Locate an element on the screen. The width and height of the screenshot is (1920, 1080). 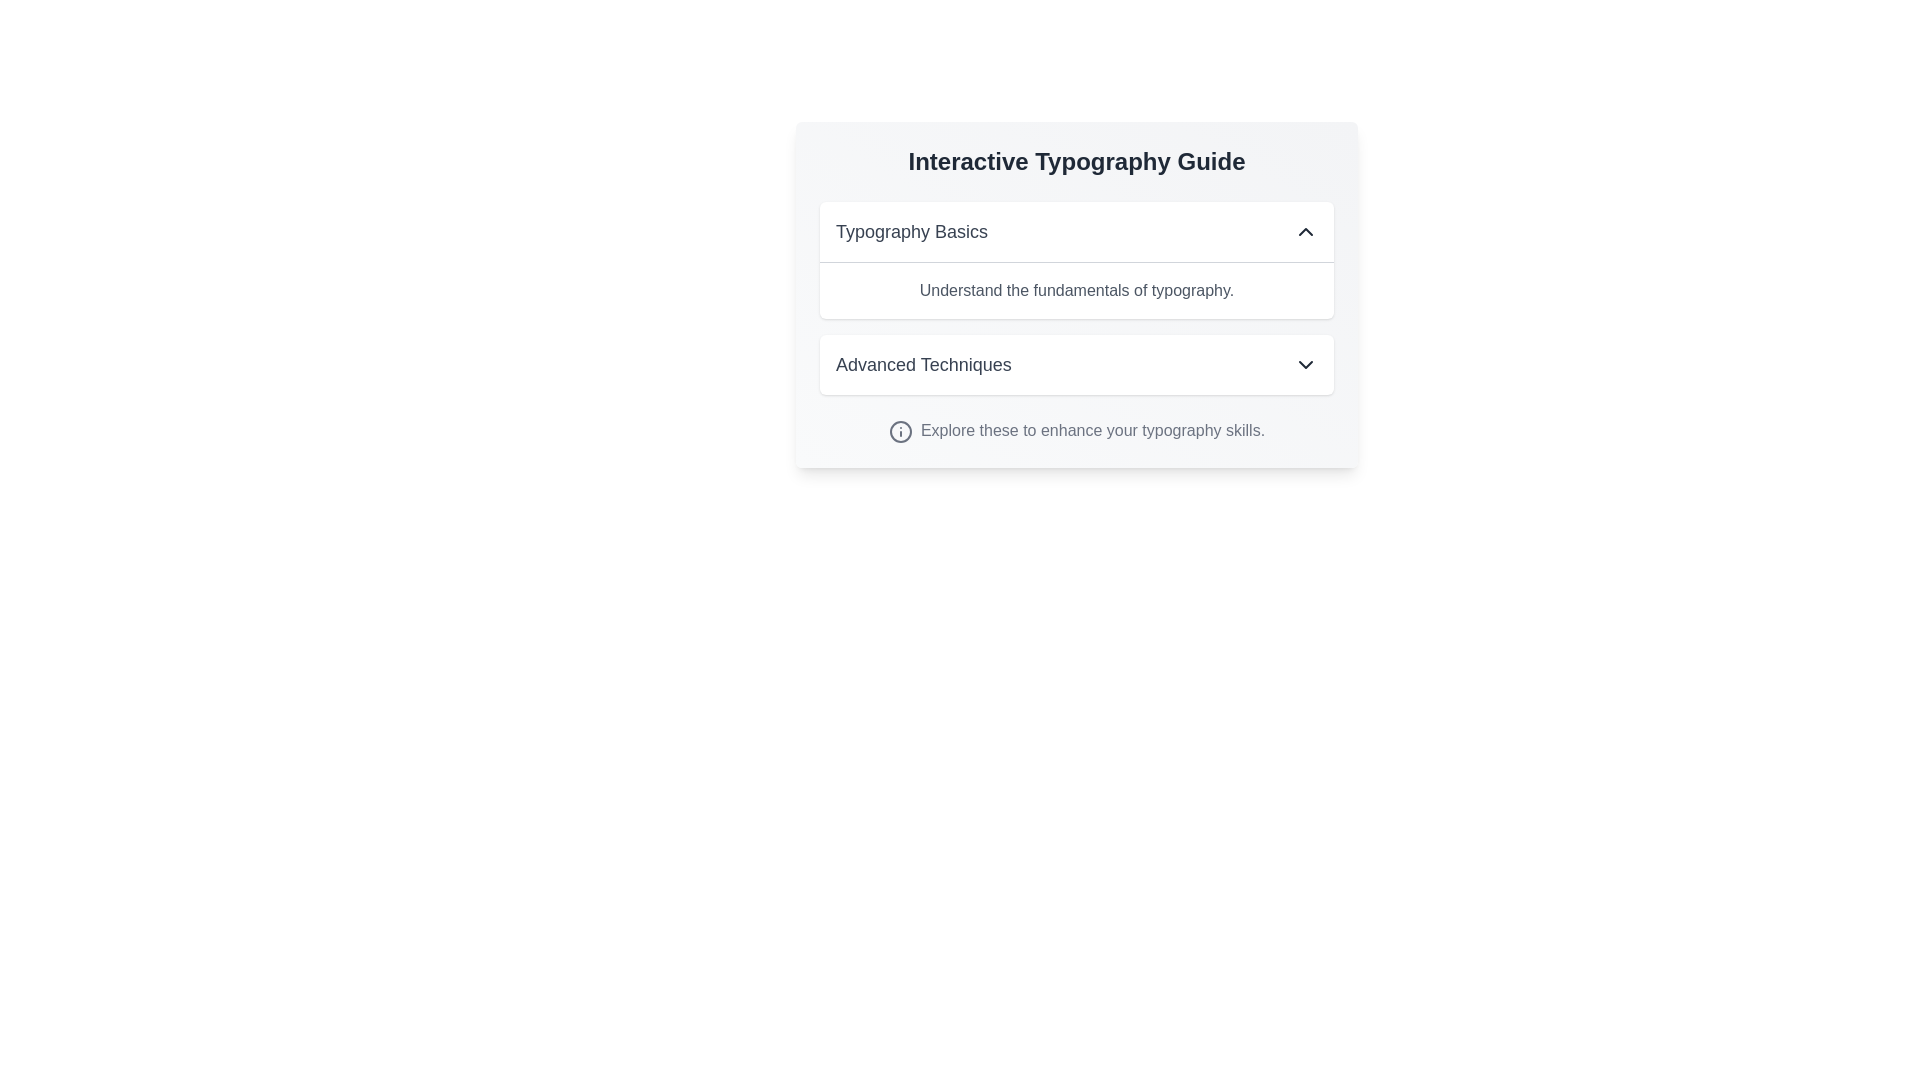
the chevron icon button for the 'Typography Basics' section is located at coordinates (1305, 230).